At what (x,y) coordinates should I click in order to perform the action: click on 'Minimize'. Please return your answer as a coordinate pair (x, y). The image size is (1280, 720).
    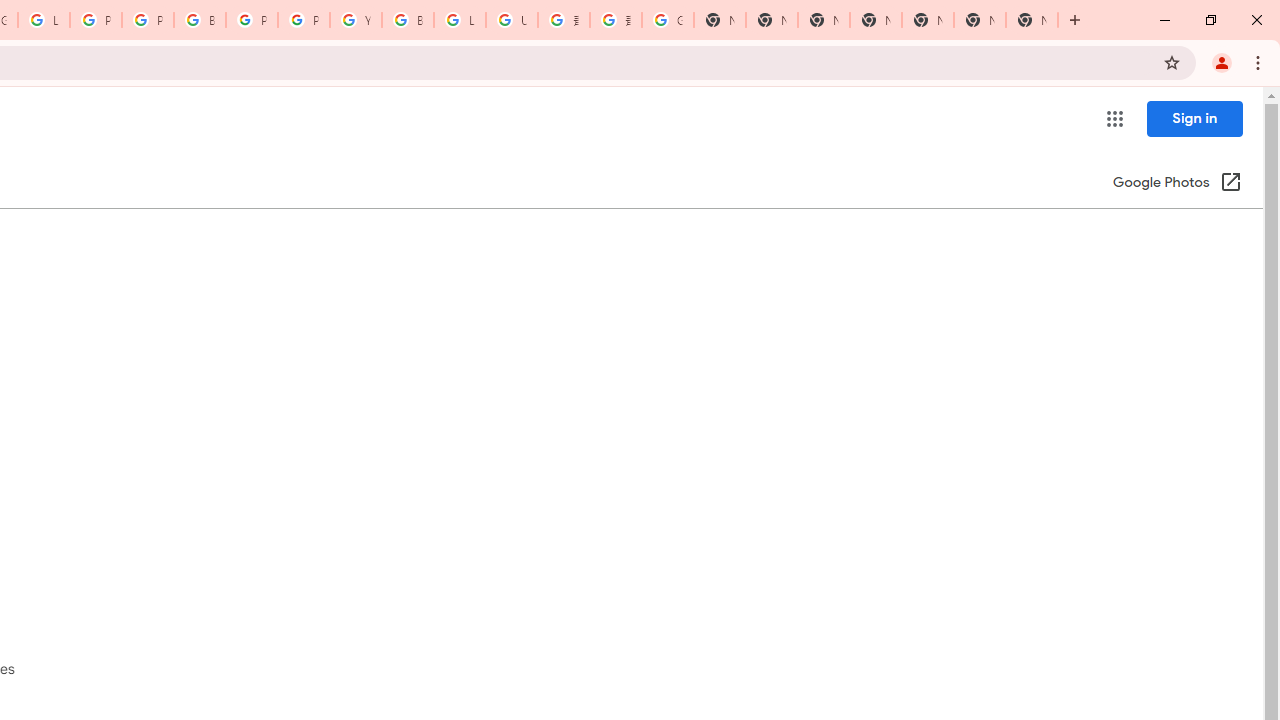
    Looking at the image, I should click on (1165, 20).